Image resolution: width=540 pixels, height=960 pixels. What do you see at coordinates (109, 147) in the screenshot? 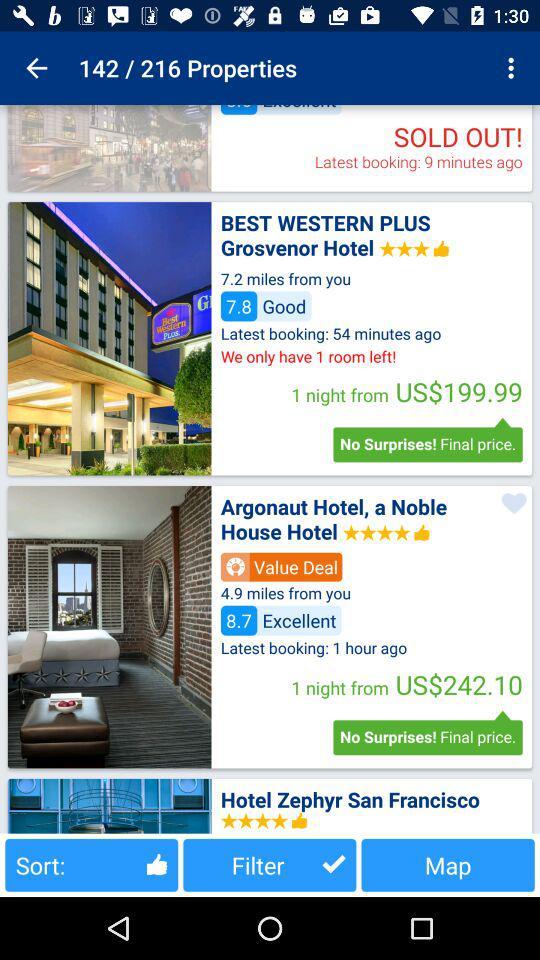
I see `display picture of hotel` at bounding box center [109, 147].